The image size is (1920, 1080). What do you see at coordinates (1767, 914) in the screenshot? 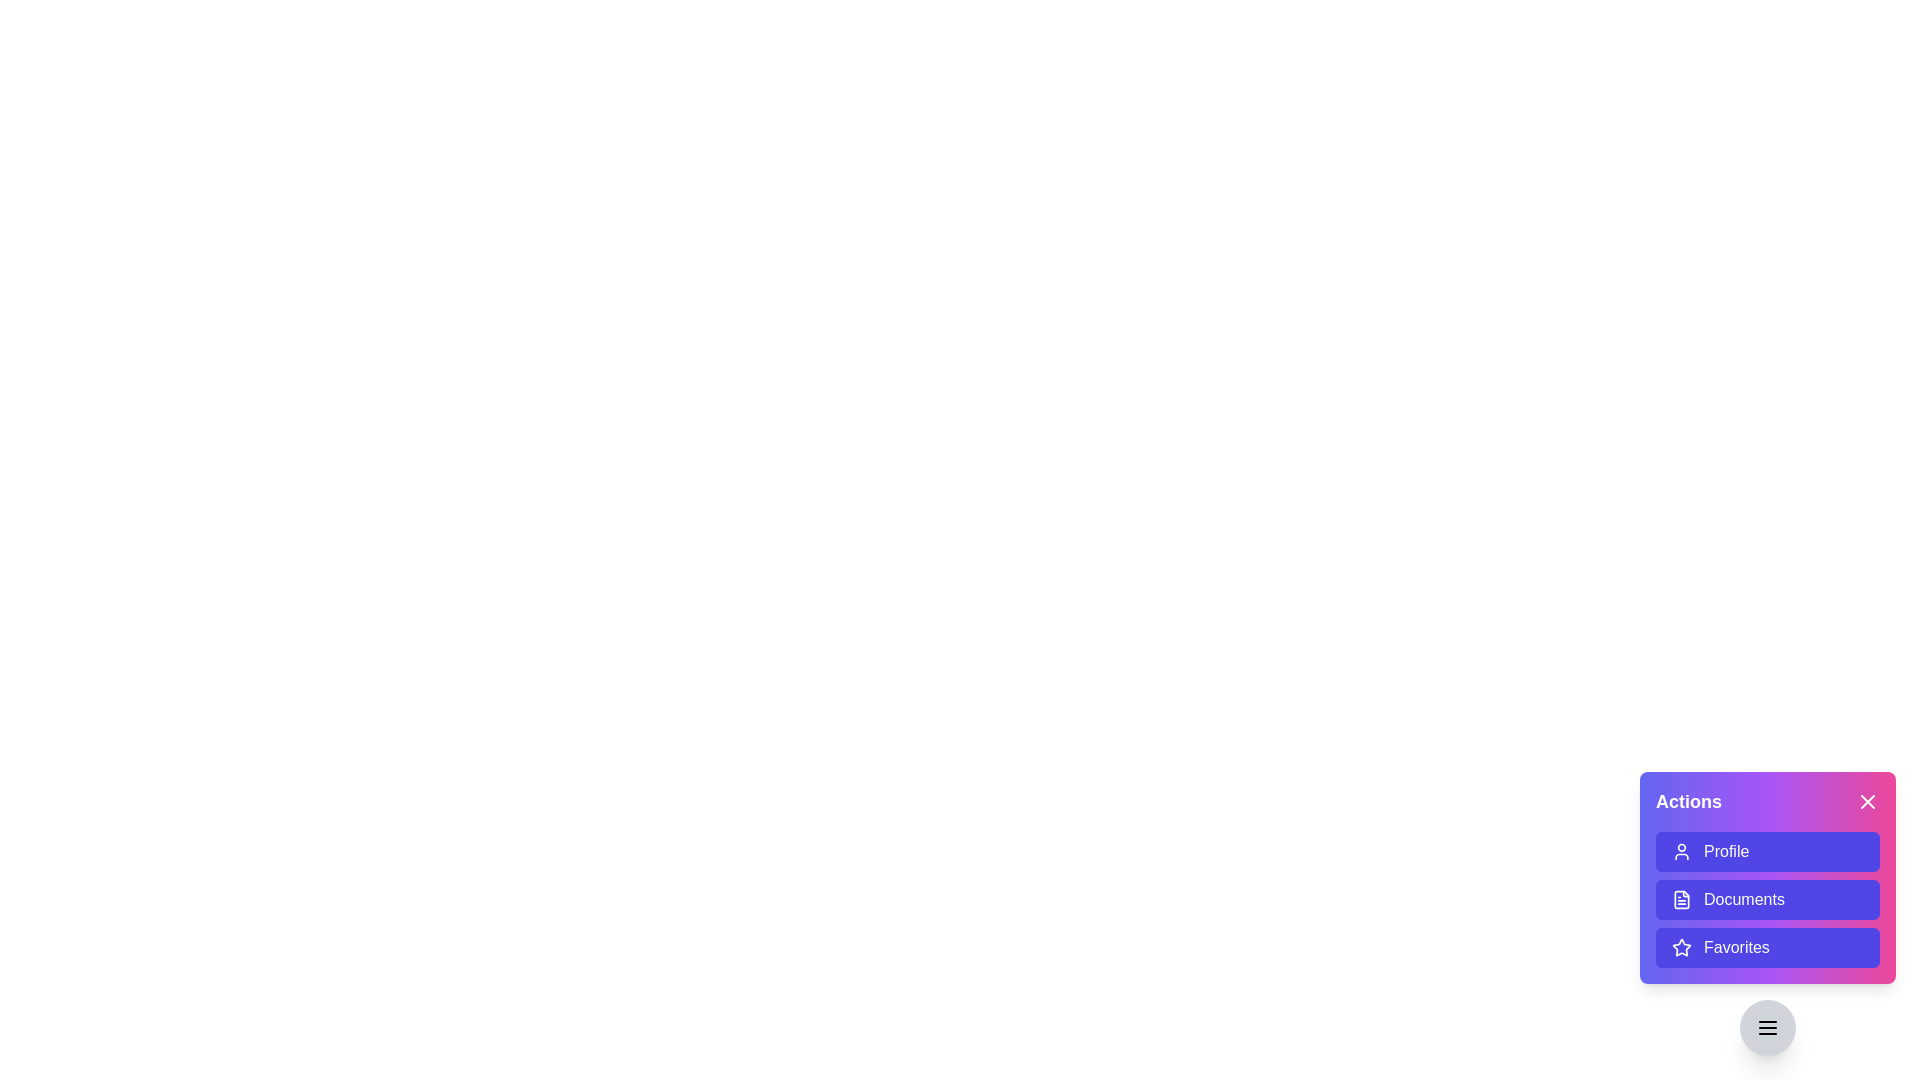
I see `the 'Documents' button with a blue background and white text` at bounding box center [1767, 914].